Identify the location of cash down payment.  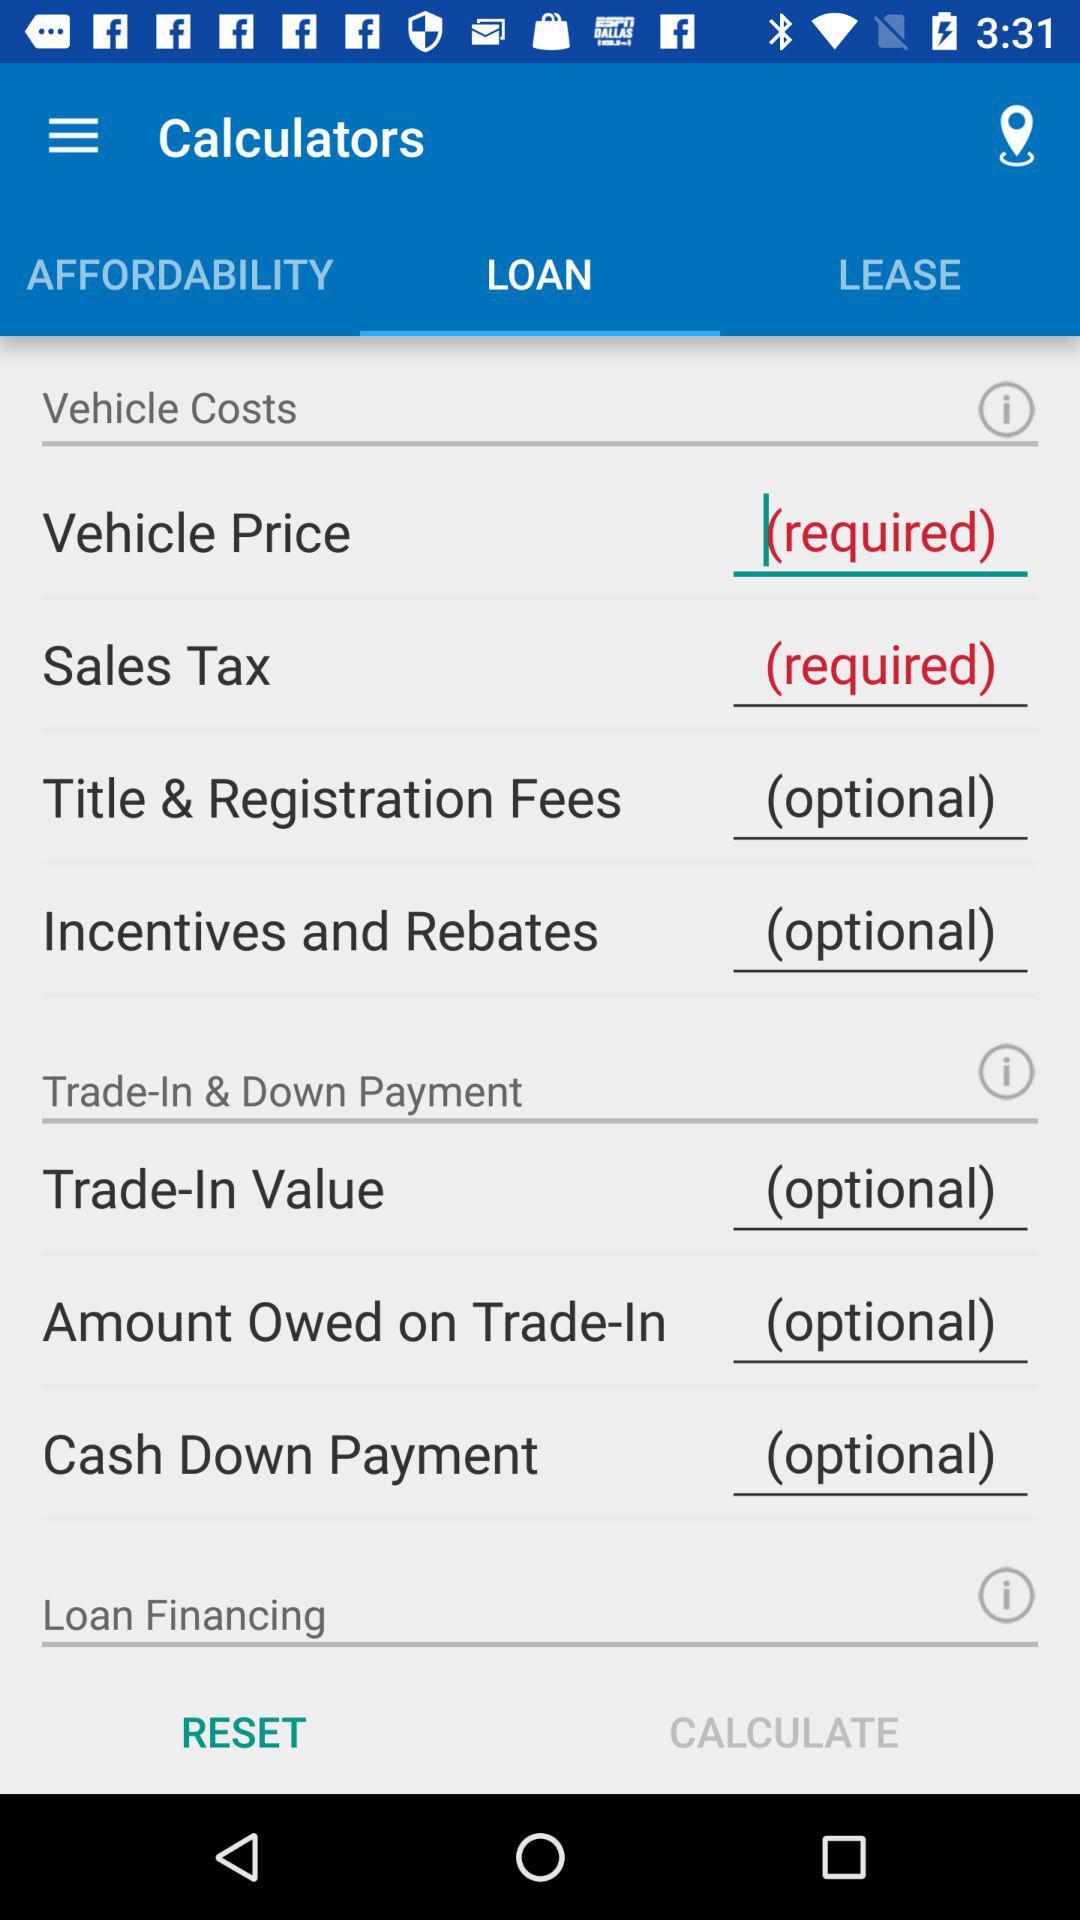
(879, 1452).